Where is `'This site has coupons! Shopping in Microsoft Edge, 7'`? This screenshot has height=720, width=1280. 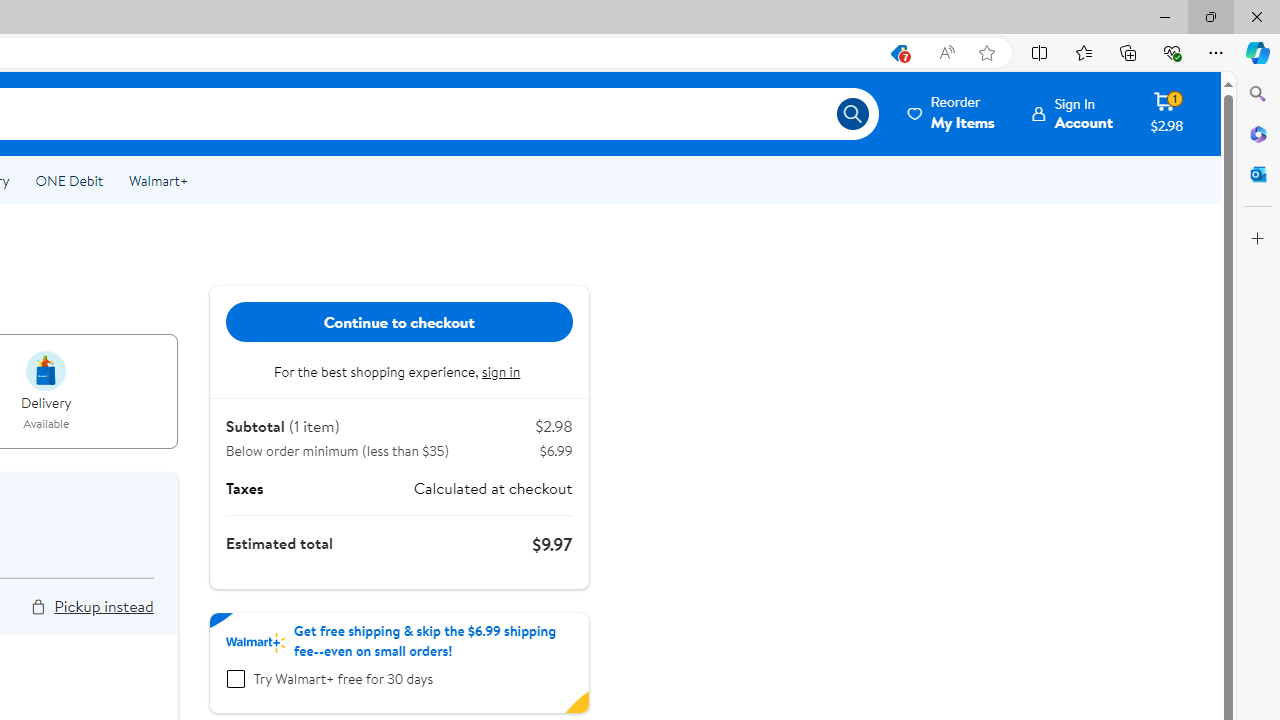
'This site has coupons! Shopping in Microsoft Edge, 7' is located at coordinates (897, 52).